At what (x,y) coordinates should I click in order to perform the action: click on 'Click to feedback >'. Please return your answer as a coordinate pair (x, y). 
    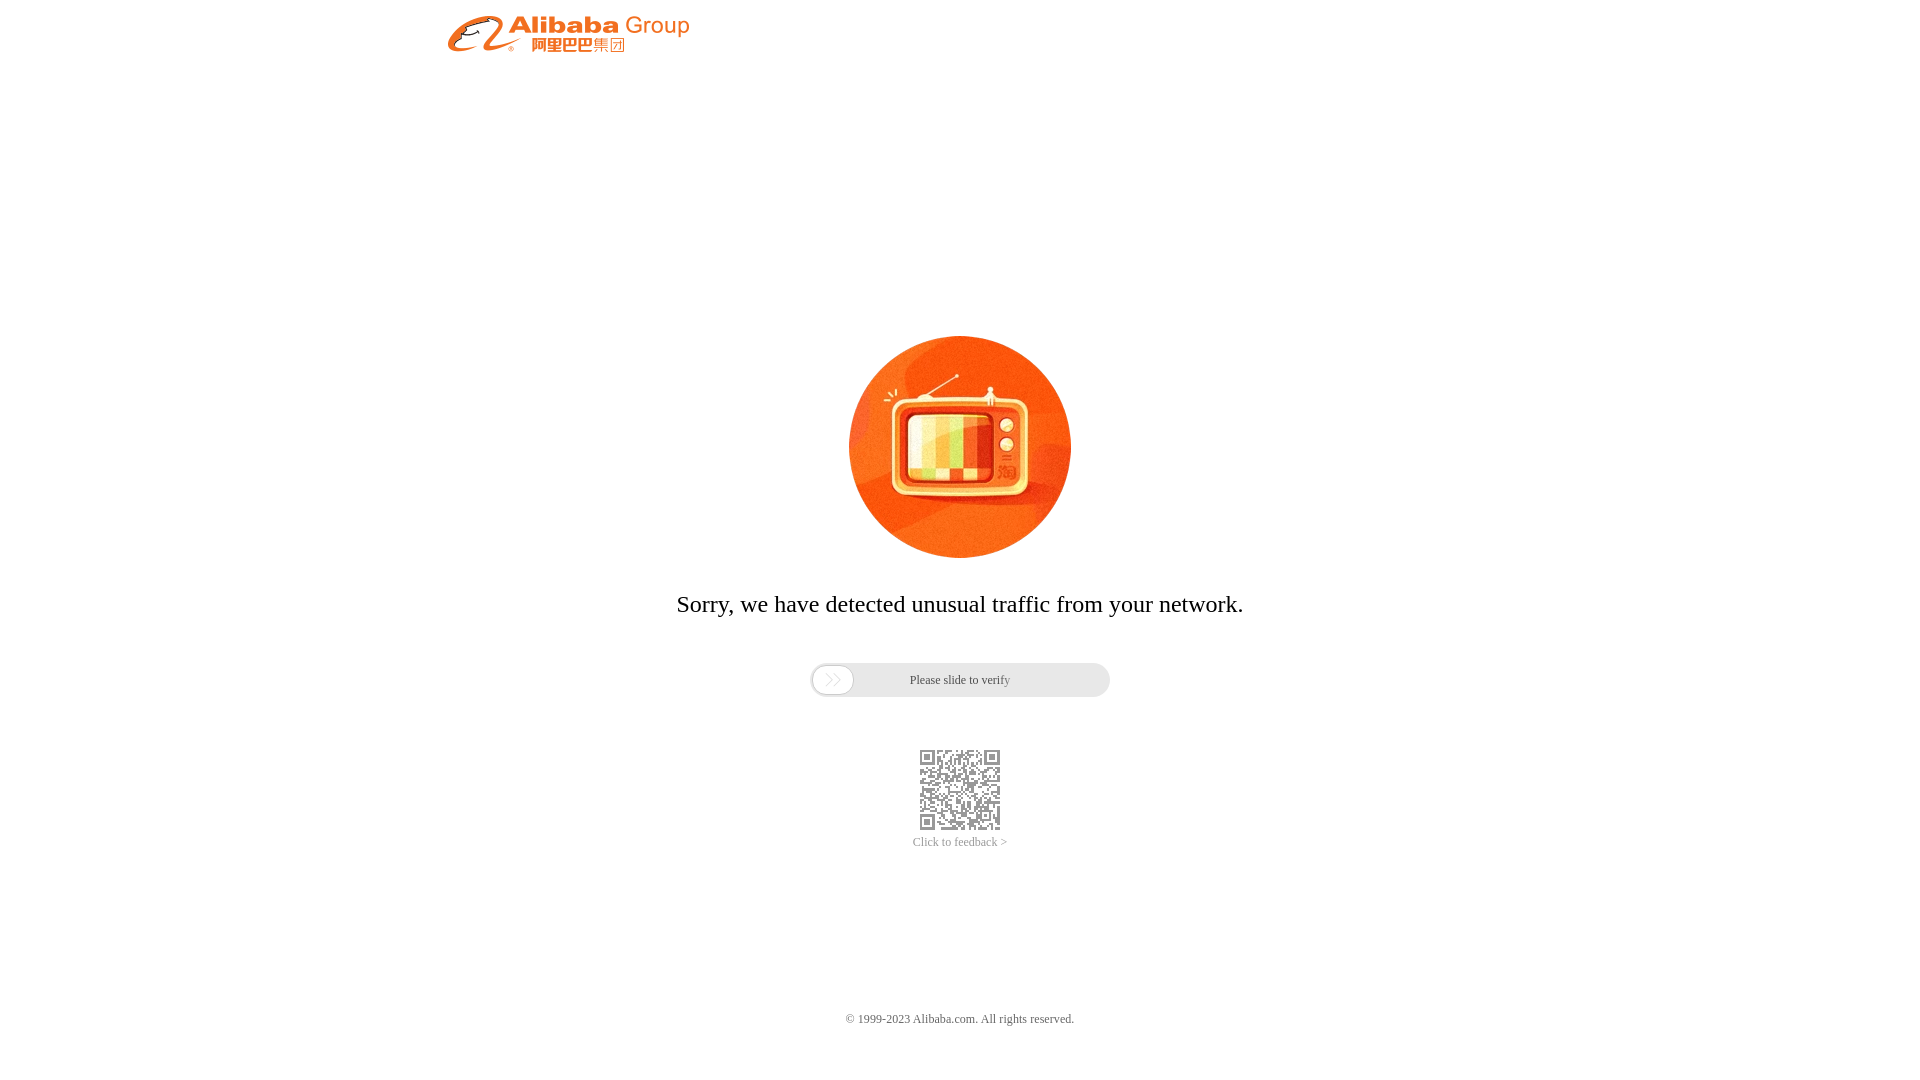
    Looking at the image, I should click on (960, 842).